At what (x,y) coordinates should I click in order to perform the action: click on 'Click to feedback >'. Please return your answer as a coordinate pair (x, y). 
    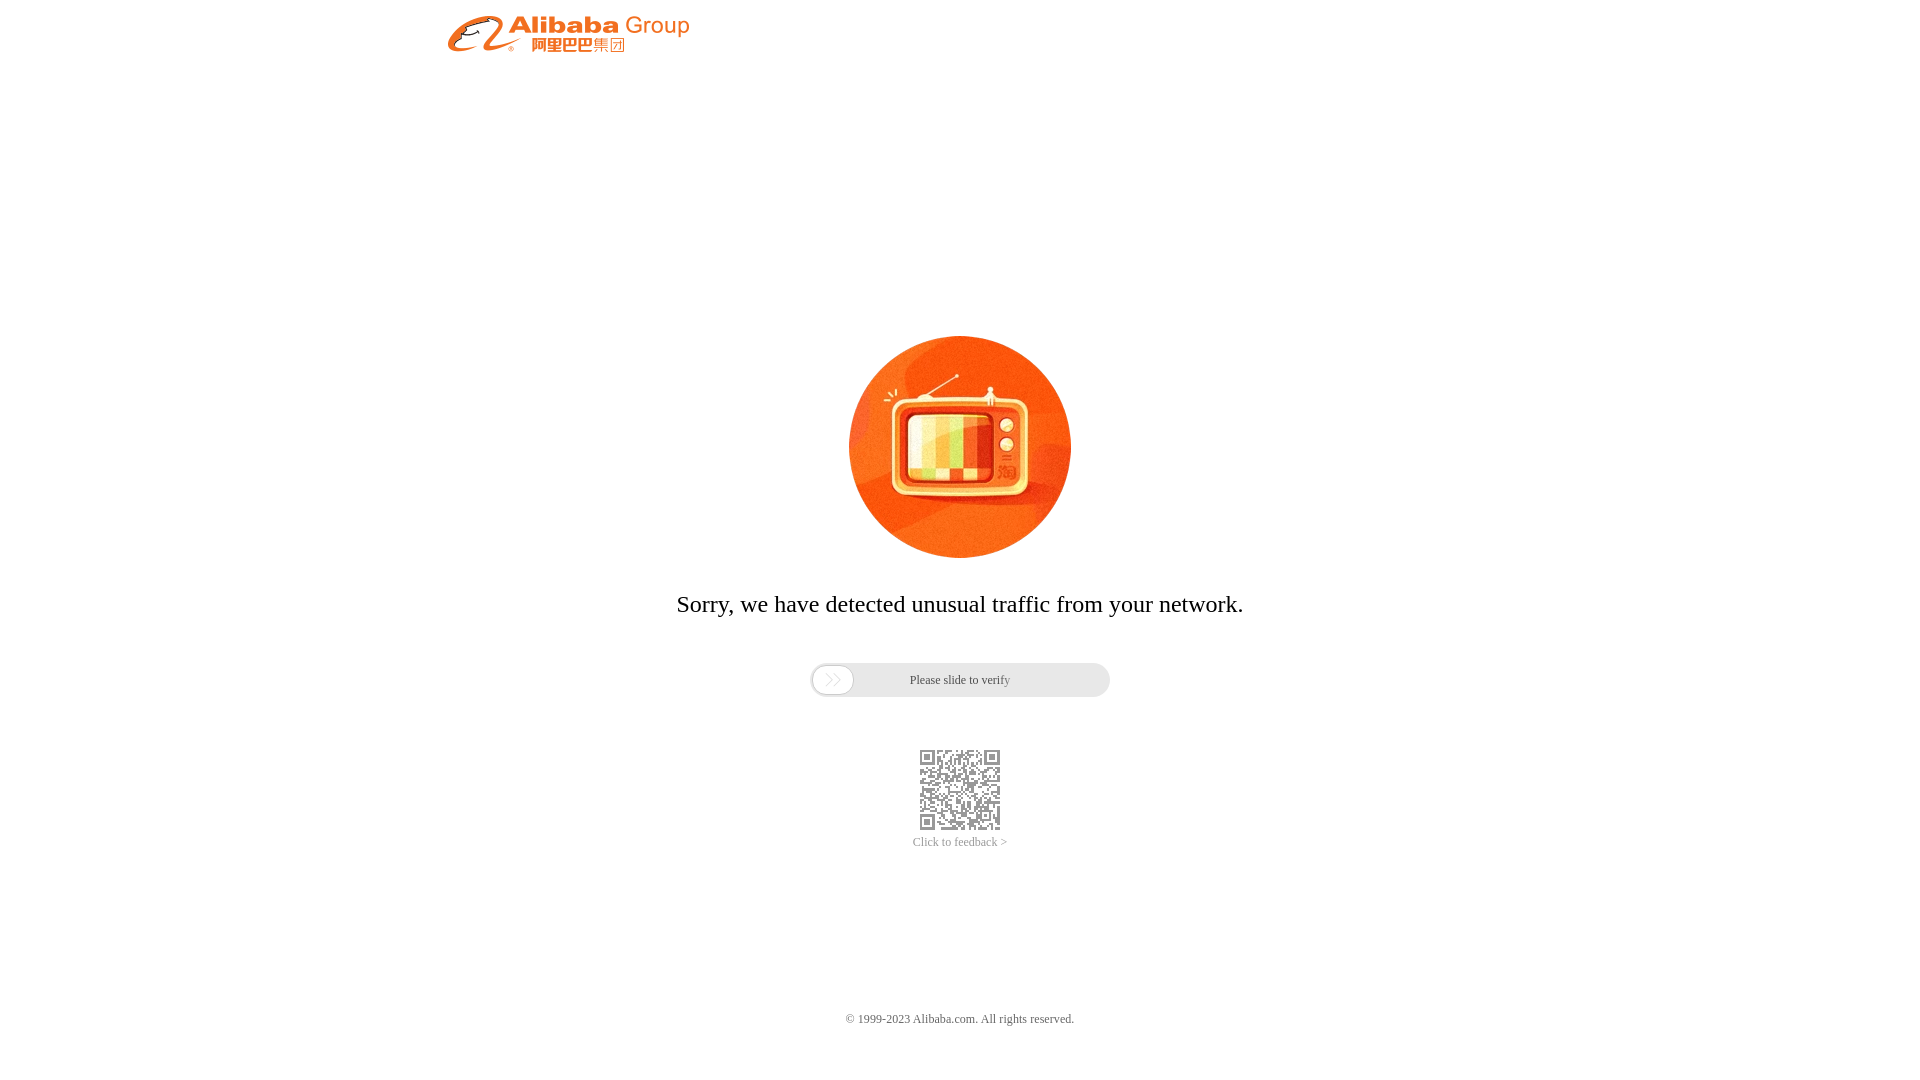
    Looking at the image, I should click on (960, 842).